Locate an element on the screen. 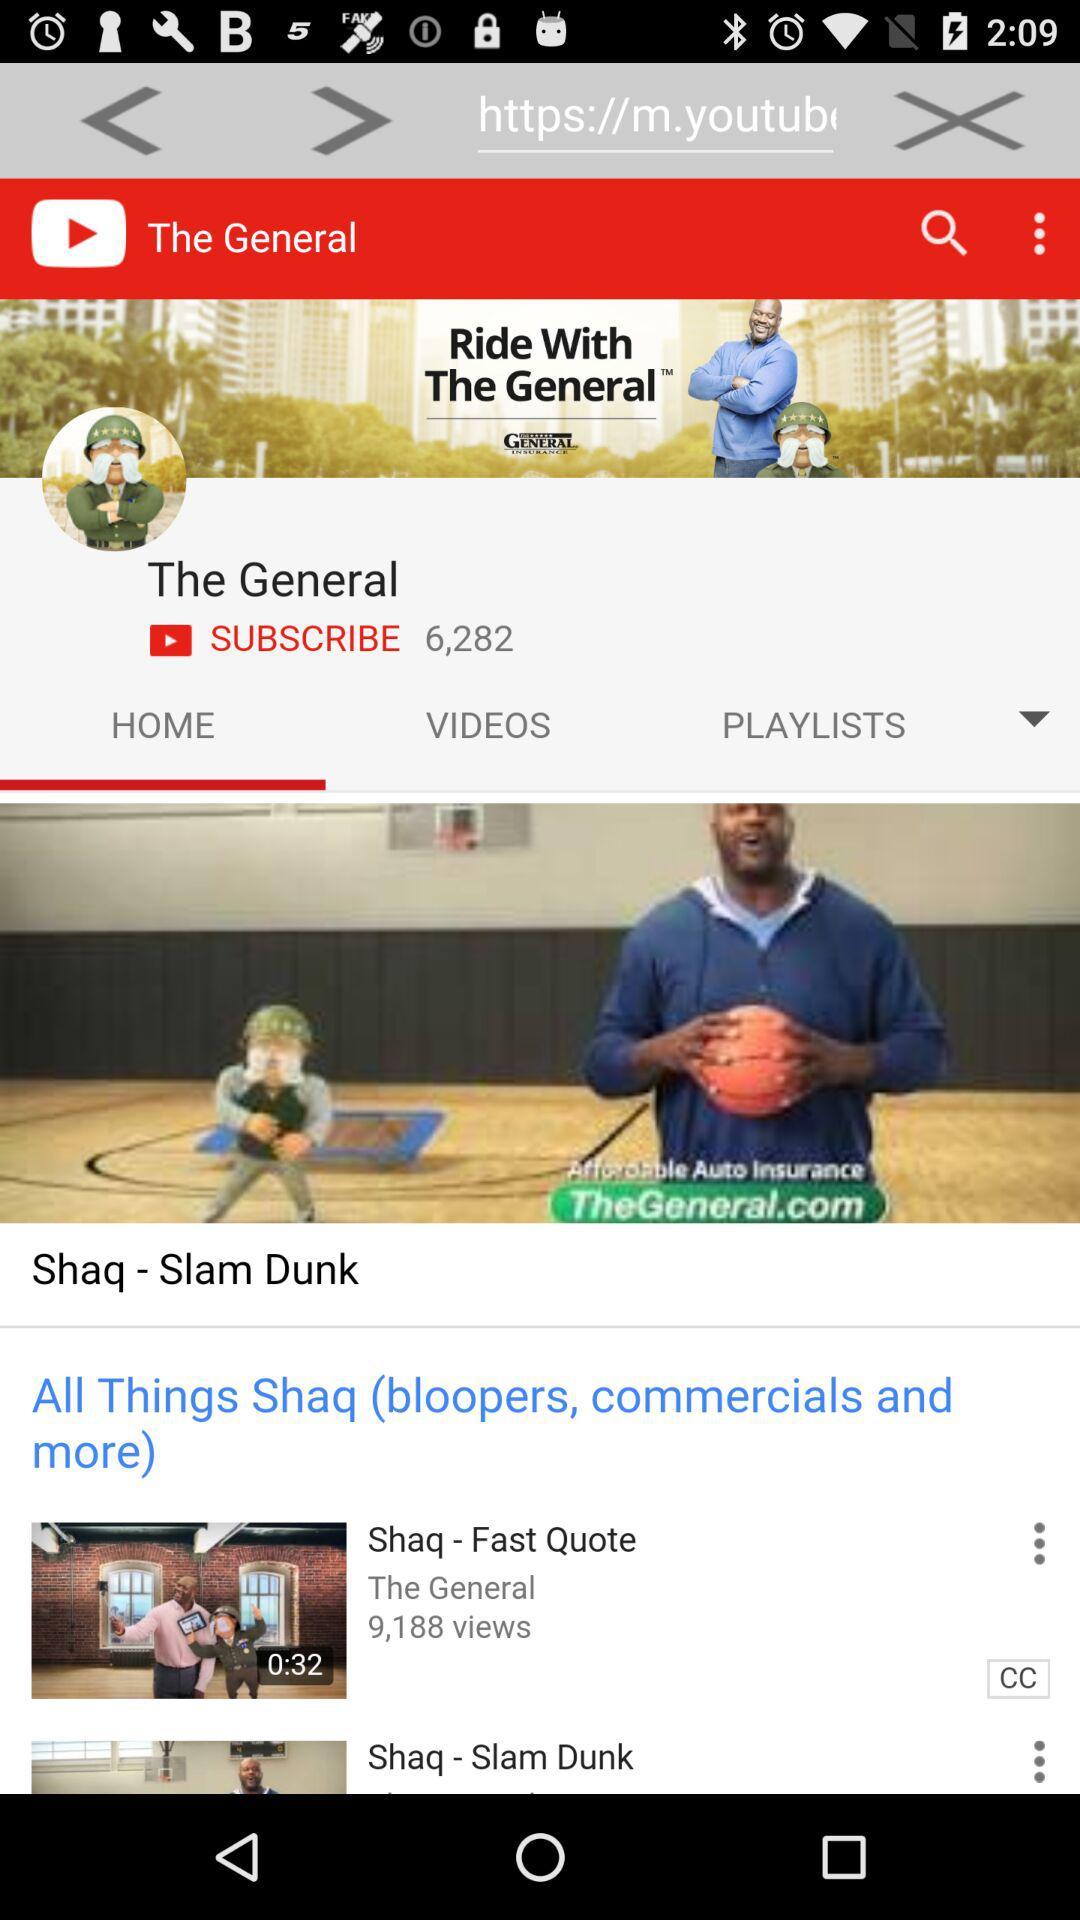 Image resolution: width=1080 pixels, height=1920 pixels. the app is located at coordinates (958, 119).